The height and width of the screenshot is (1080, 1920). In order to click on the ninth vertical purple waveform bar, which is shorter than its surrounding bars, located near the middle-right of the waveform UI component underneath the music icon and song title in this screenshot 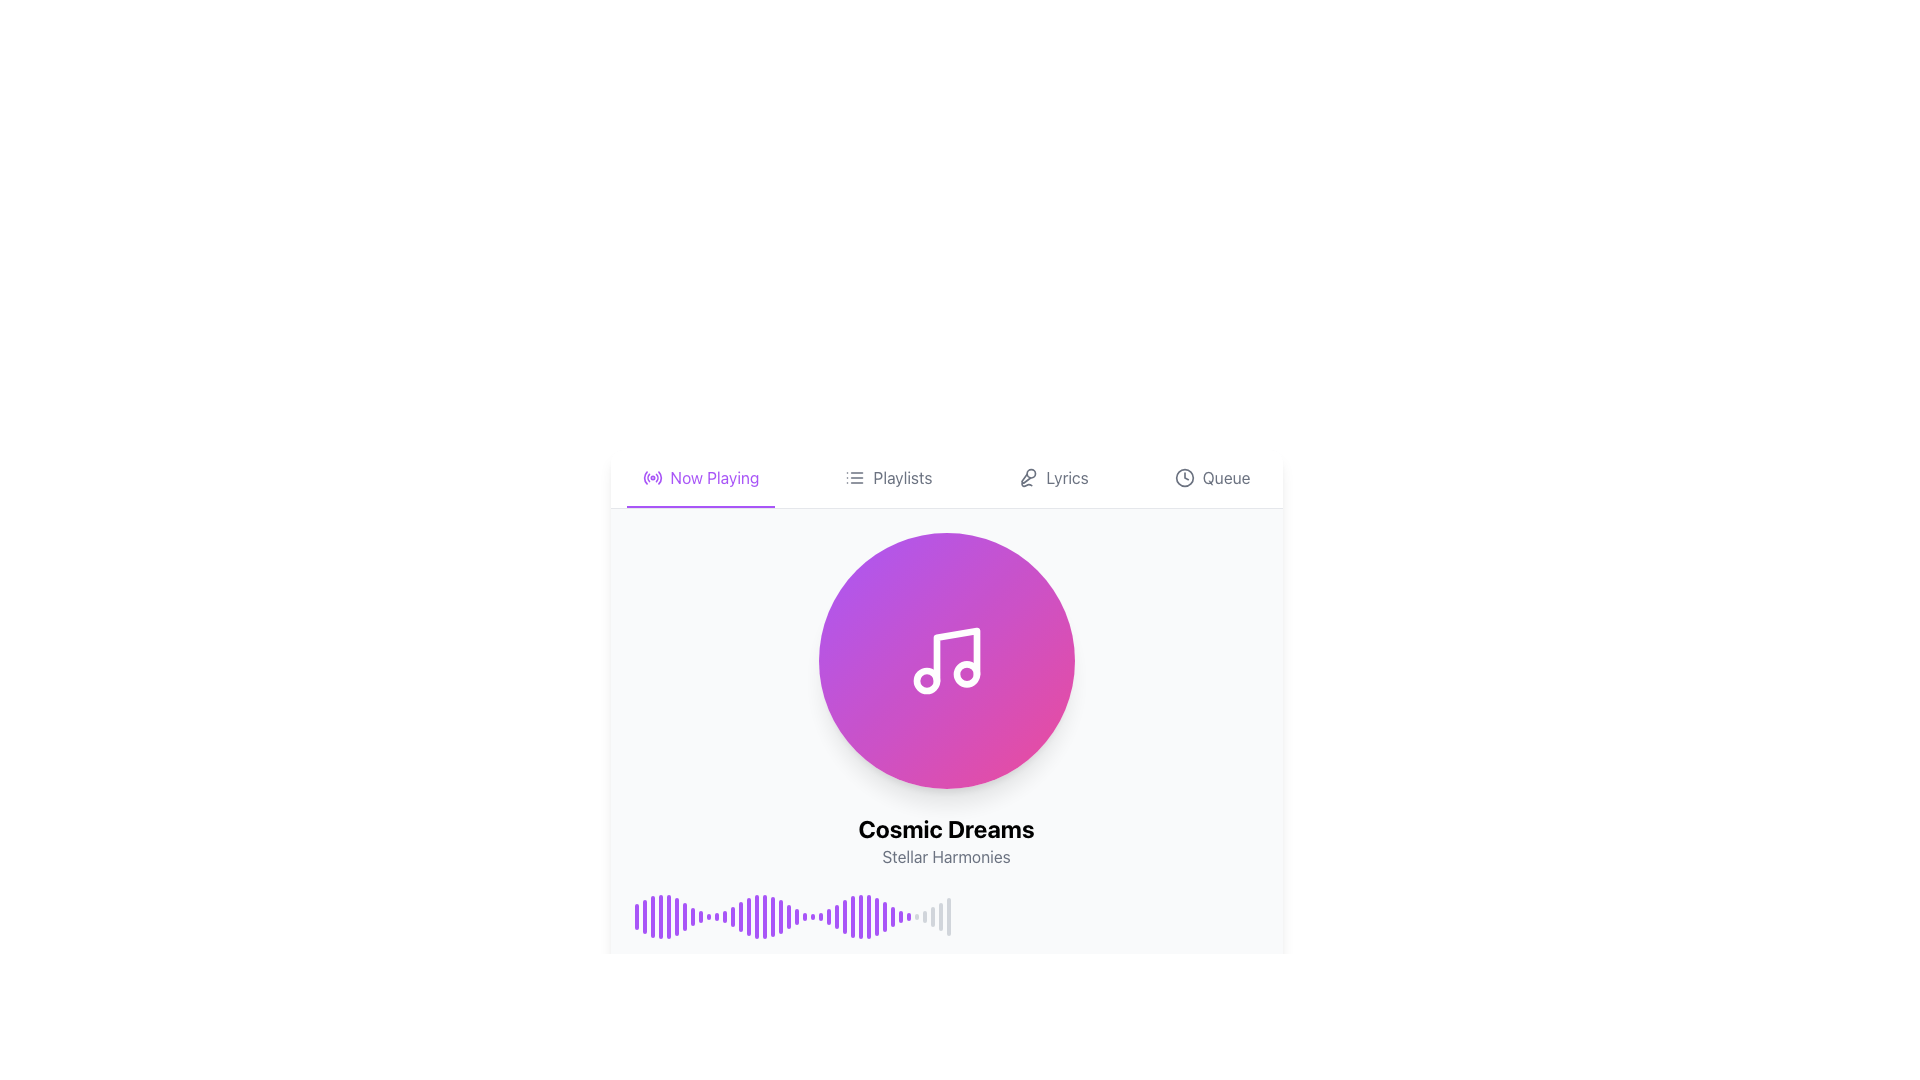, I will do `click(700, 917)`.